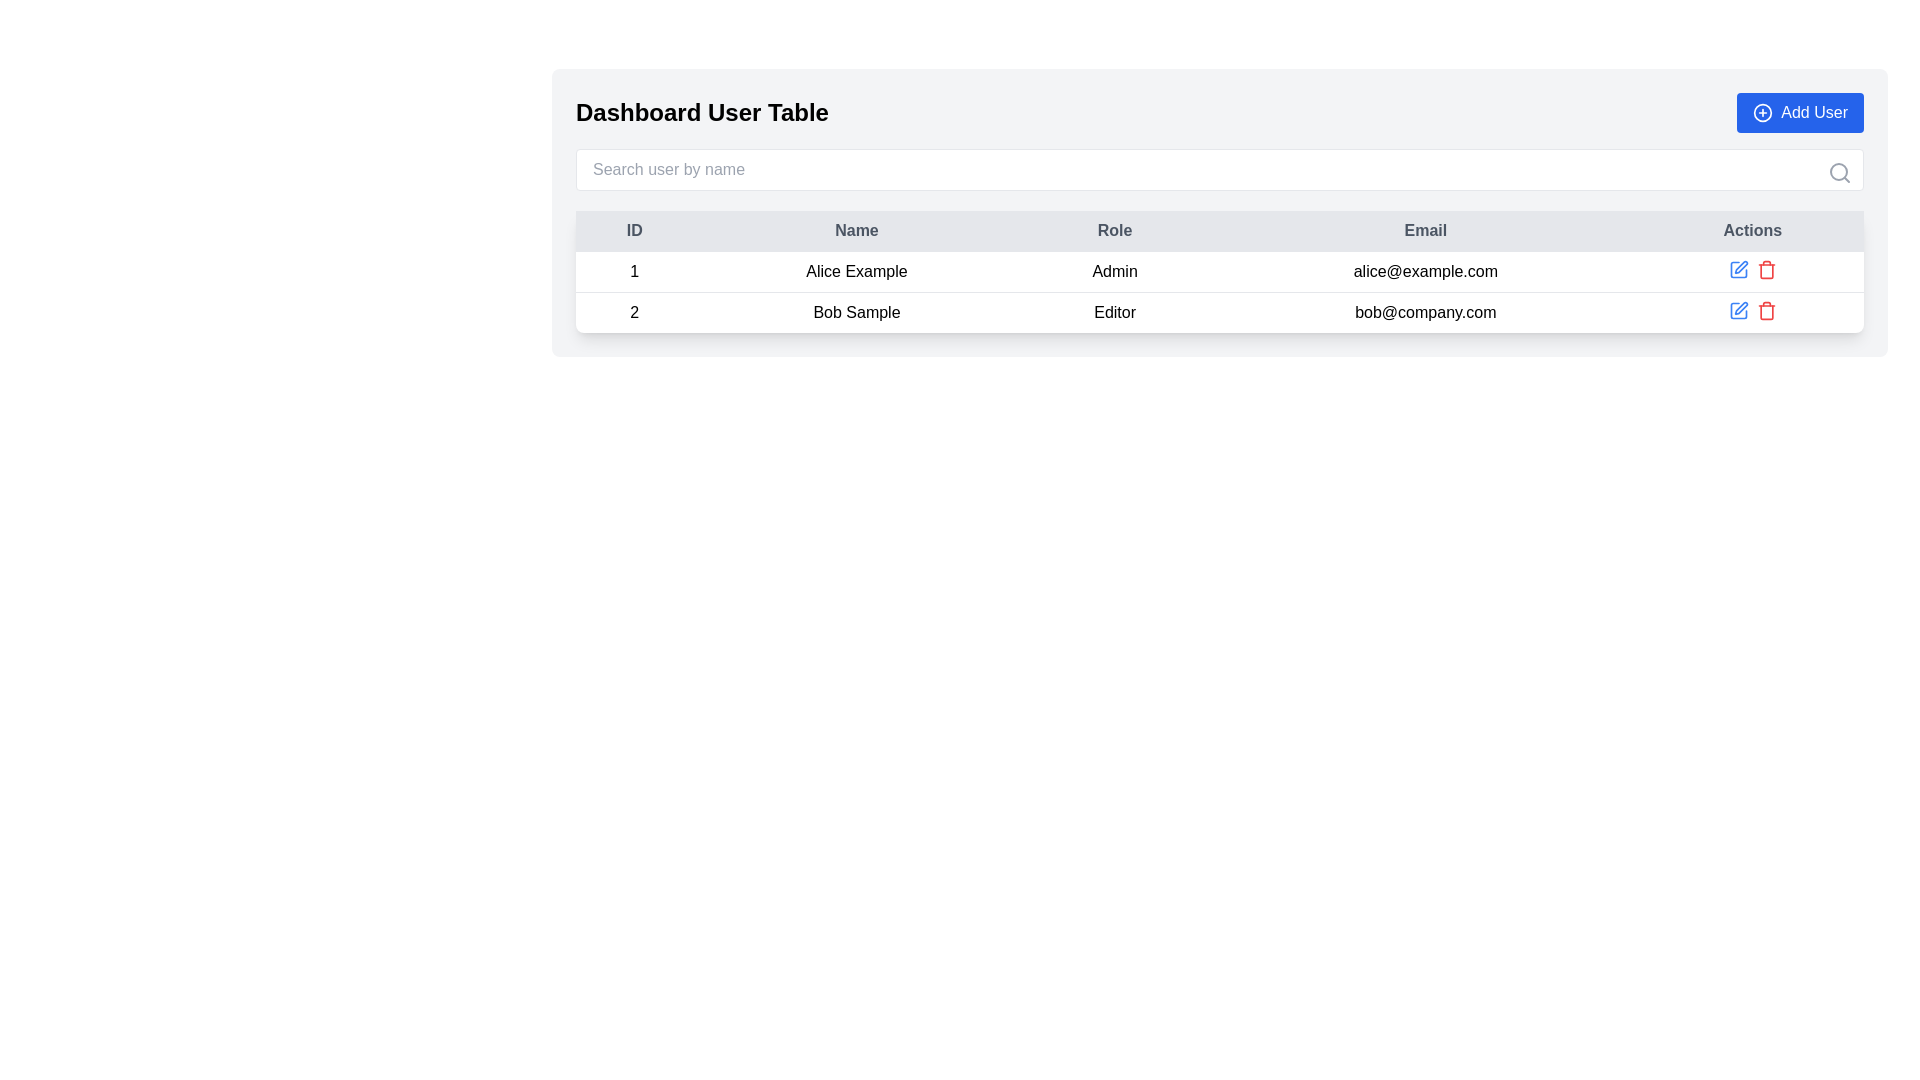  Describe the element at coordinates (1218, 272) in the screenshot. I see `the first row in the user information table displaying data for Alice Example` at that location.